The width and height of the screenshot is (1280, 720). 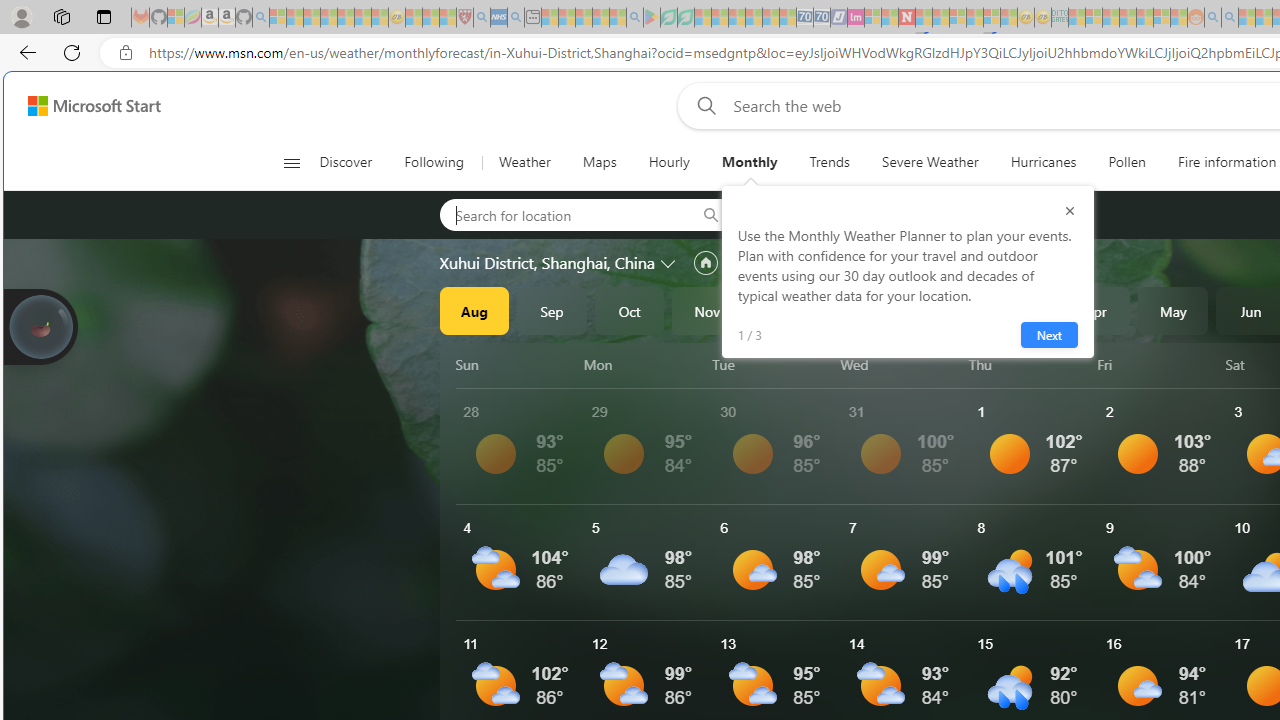 What do you see at coordinates (524, 162) in the screenshot?
I see `'Weather'` at bounding box center [524, 162].